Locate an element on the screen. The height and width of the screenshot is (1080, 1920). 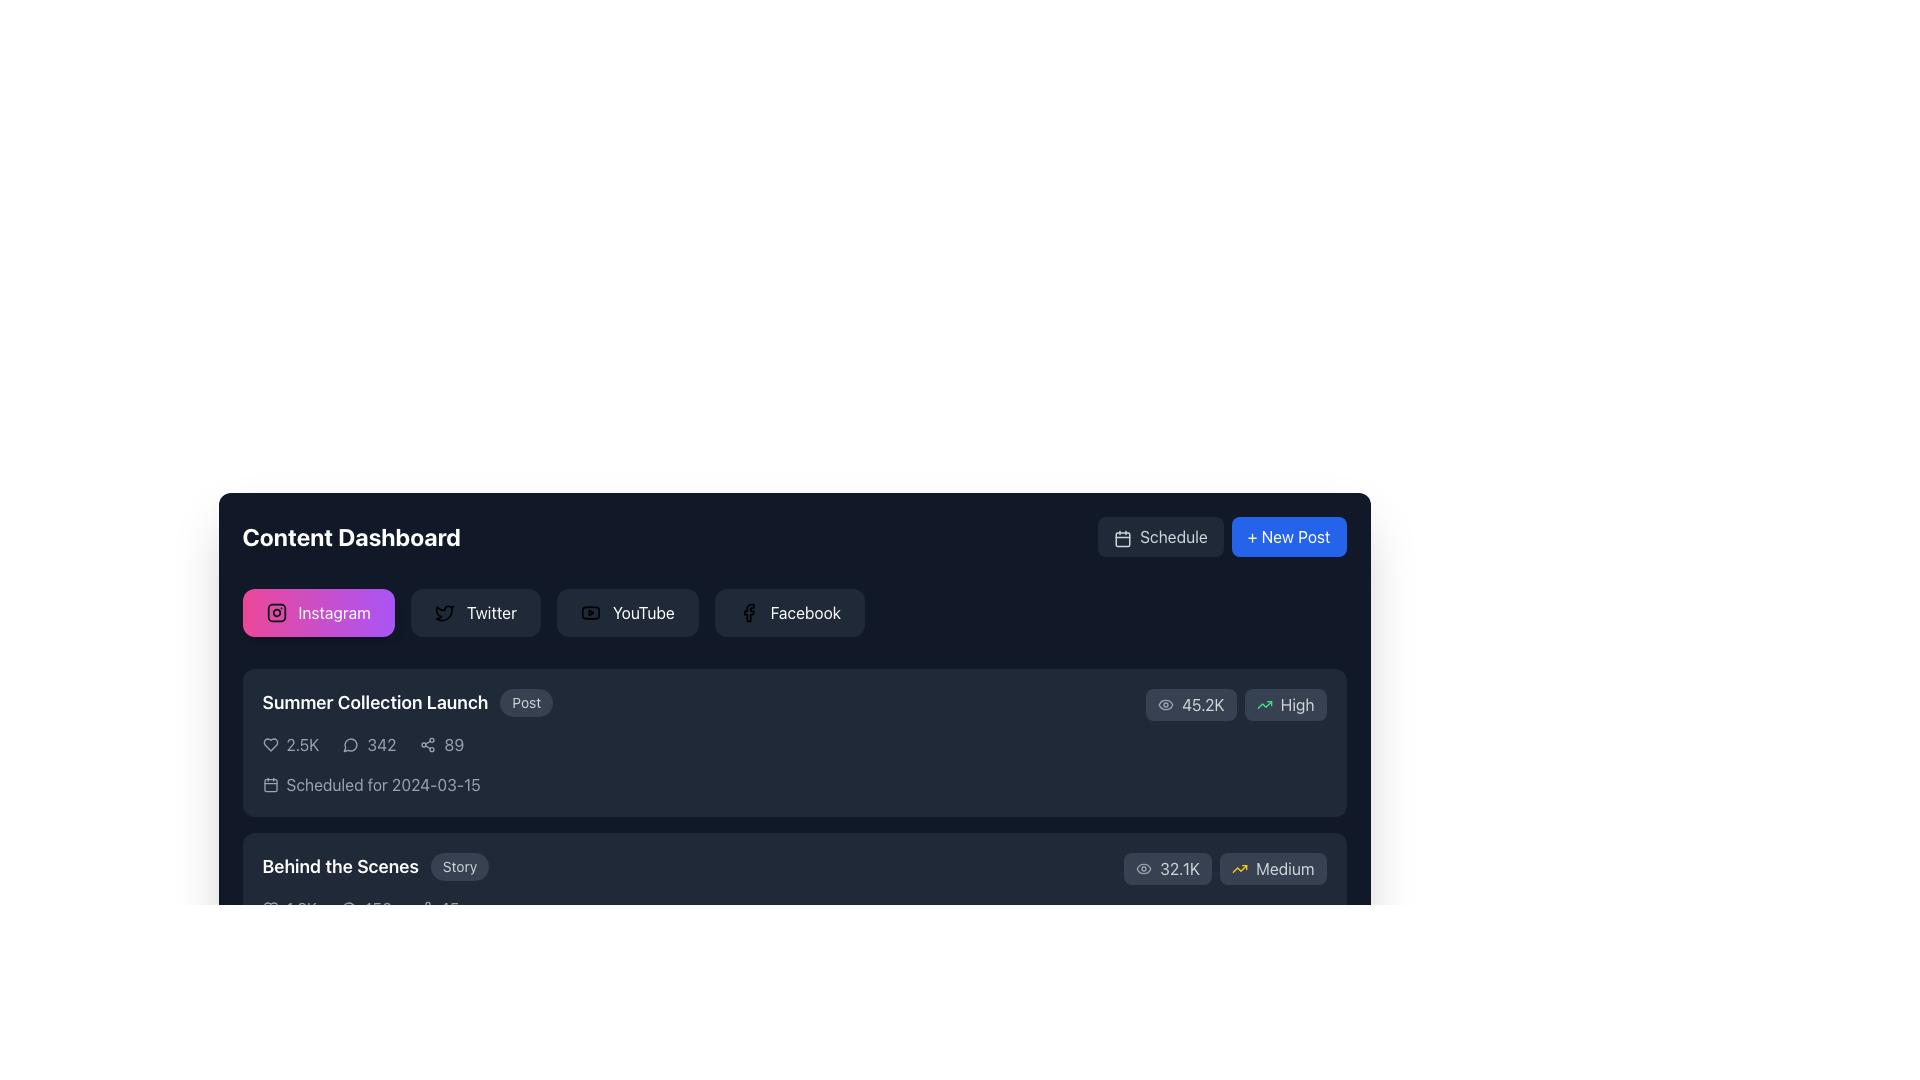
the calendar icon element, which is a rectangular shape with rounded corners, located within the 'Schedule' button in the top-right section of the interface is located at coordinates (1123, 538).